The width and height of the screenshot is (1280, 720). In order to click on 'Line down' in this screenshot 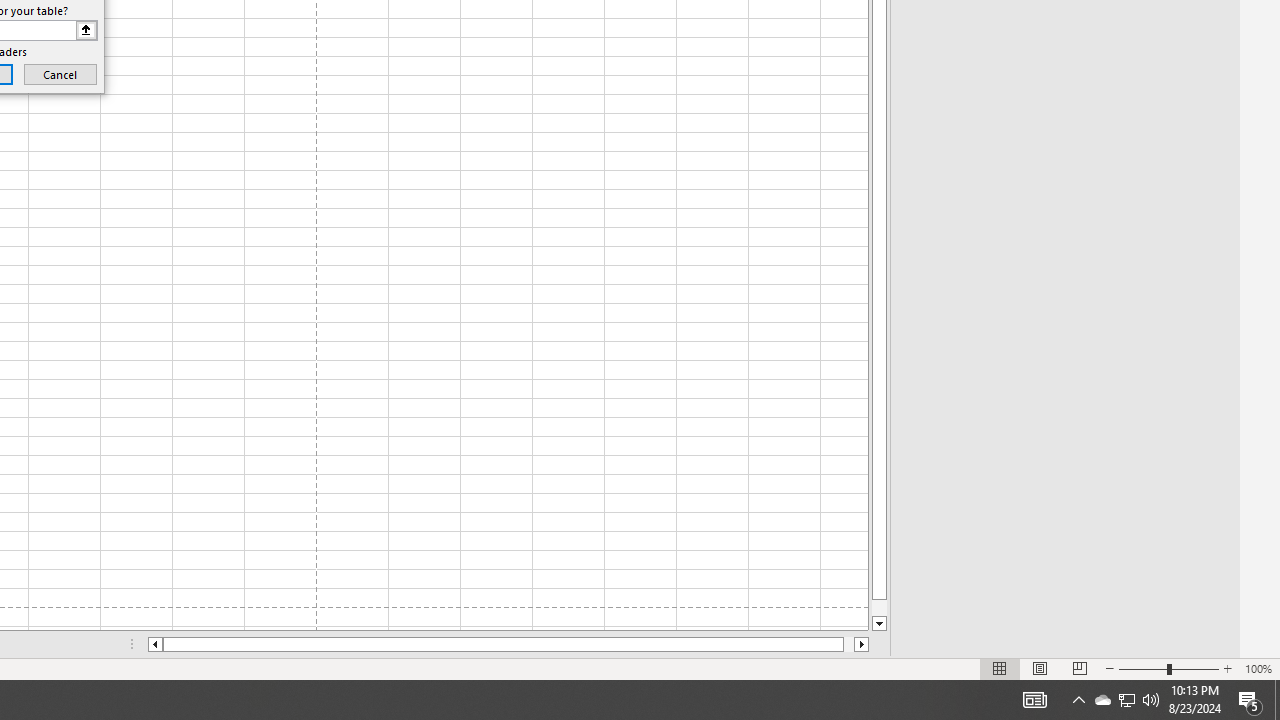, I will do `click(879, 623)`.